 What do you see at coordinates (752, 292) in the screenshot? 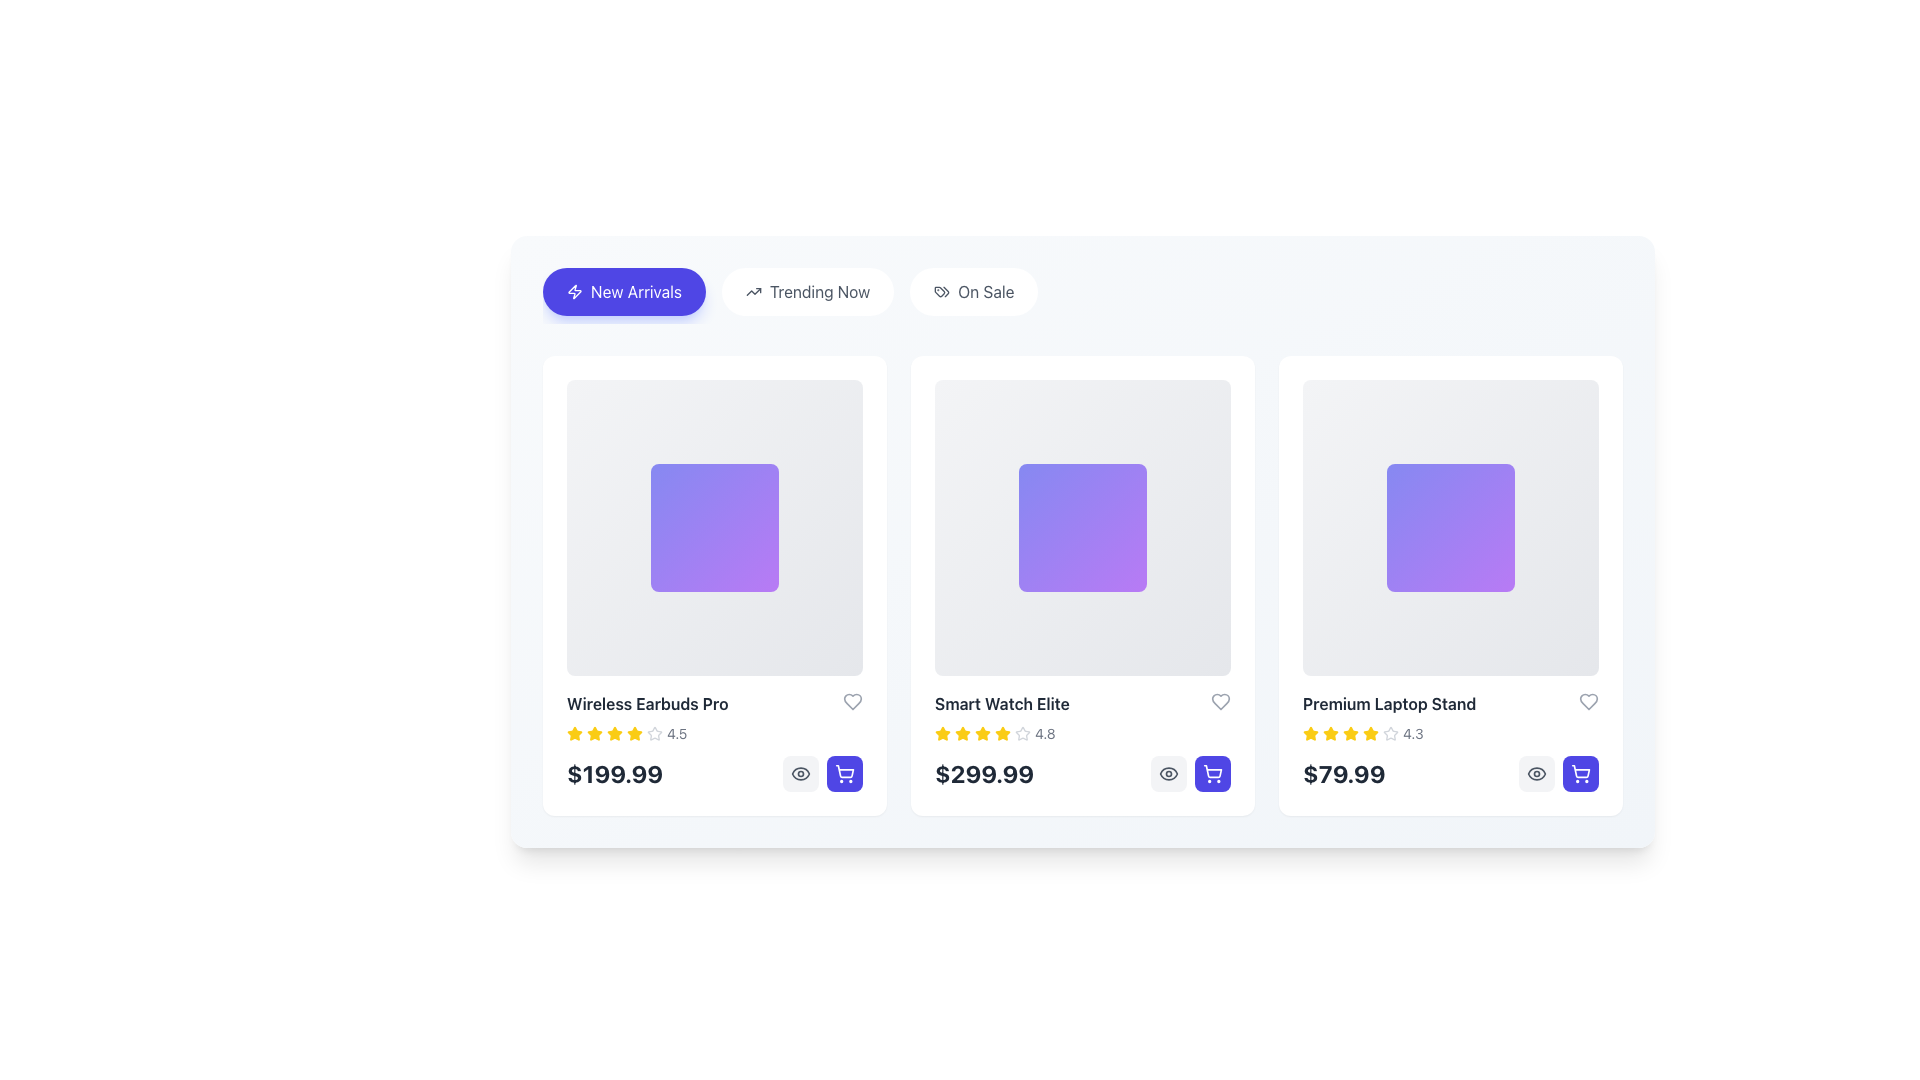
I see `the upward trend icon located to the left of the 'Trending Now' text within the button-like component in the menu bar` at bounding box center [752, 292].